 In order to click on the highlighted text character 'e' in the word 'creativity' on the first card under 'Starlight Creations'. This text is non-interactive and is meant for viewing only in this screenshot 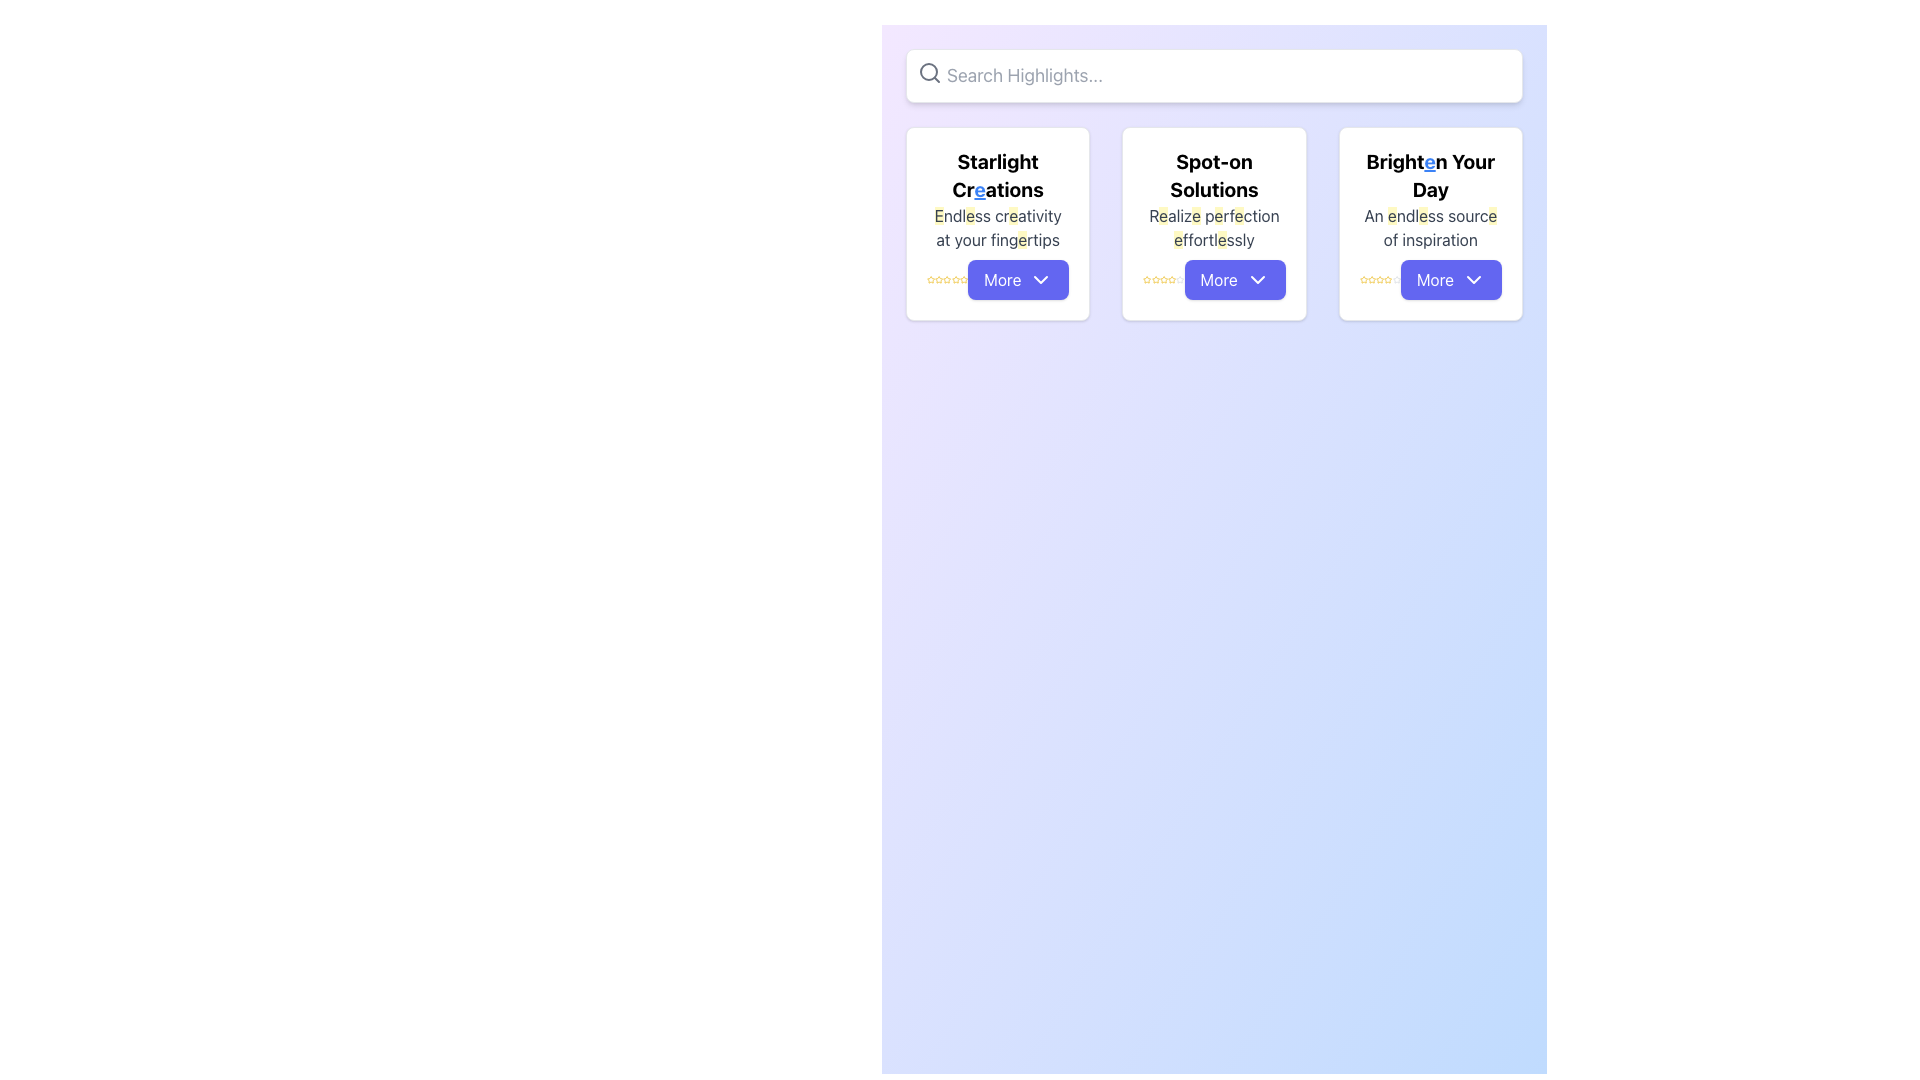, I will do `click(1013, 216)`.